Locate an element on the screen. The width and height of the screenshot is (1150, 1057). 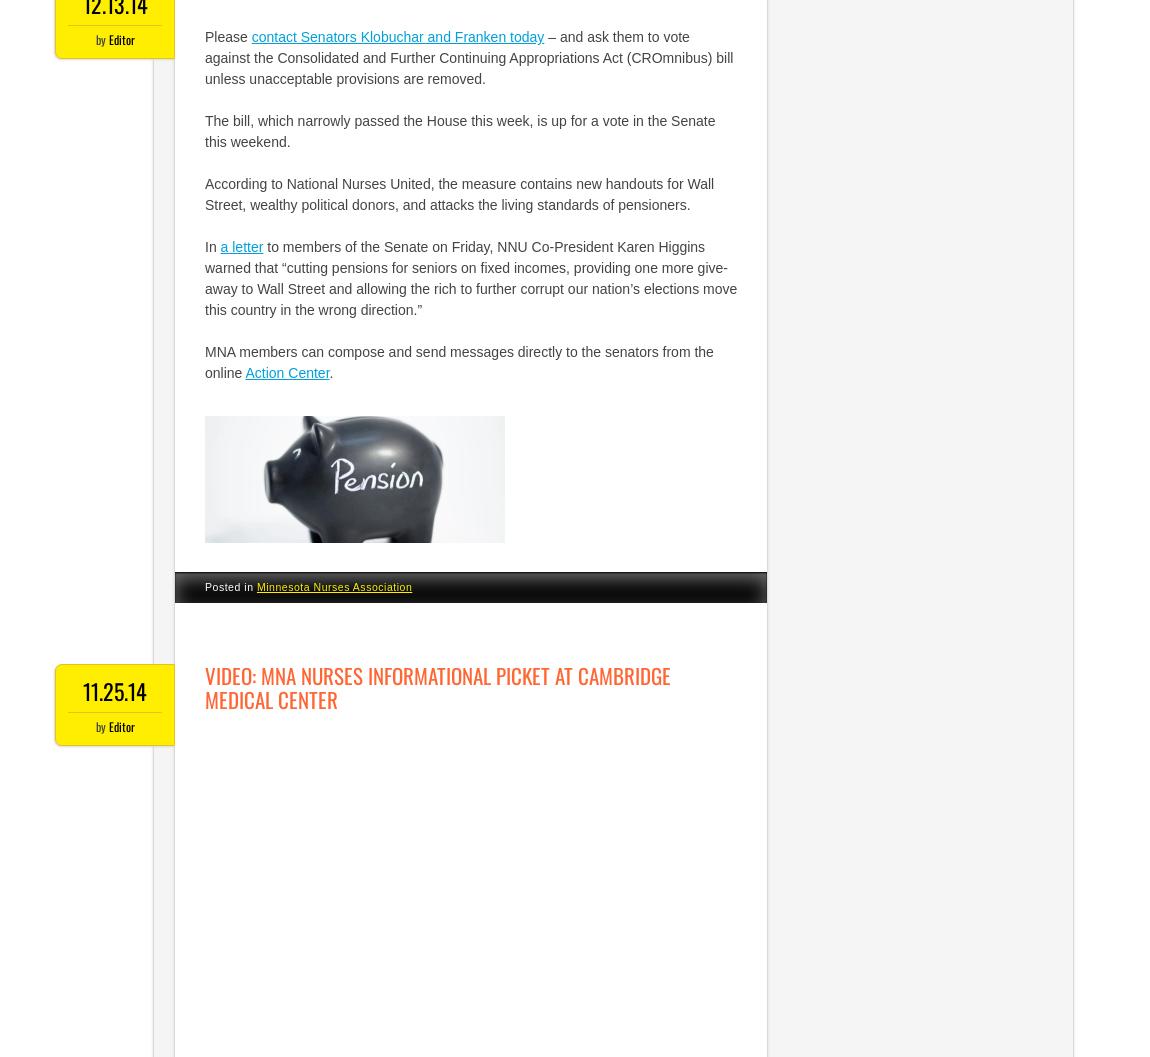
'Posted in' is located at coordinates (229, 585).